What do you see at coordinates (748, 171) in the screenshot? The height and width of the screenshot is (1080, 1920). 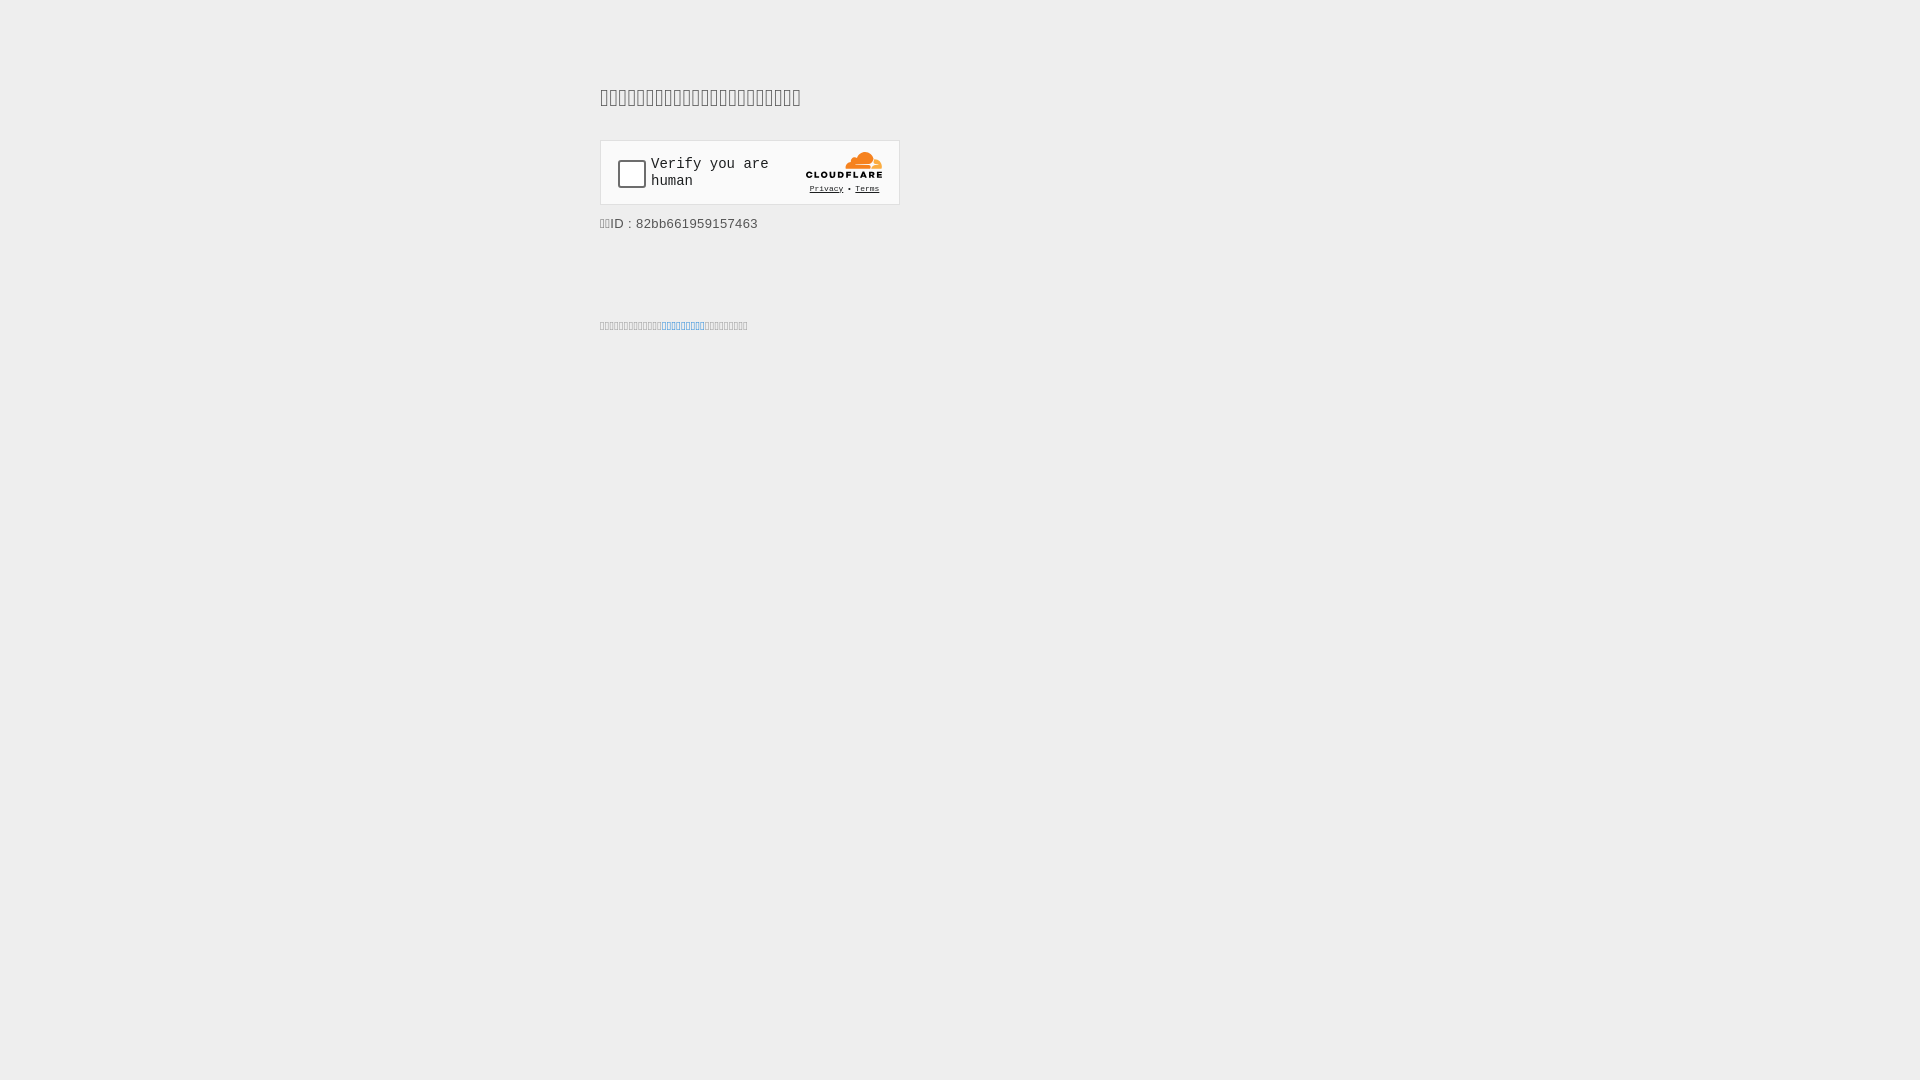 I see `'Widget containing a Cloudflare security challenge'` at bounding box center [748, 171].